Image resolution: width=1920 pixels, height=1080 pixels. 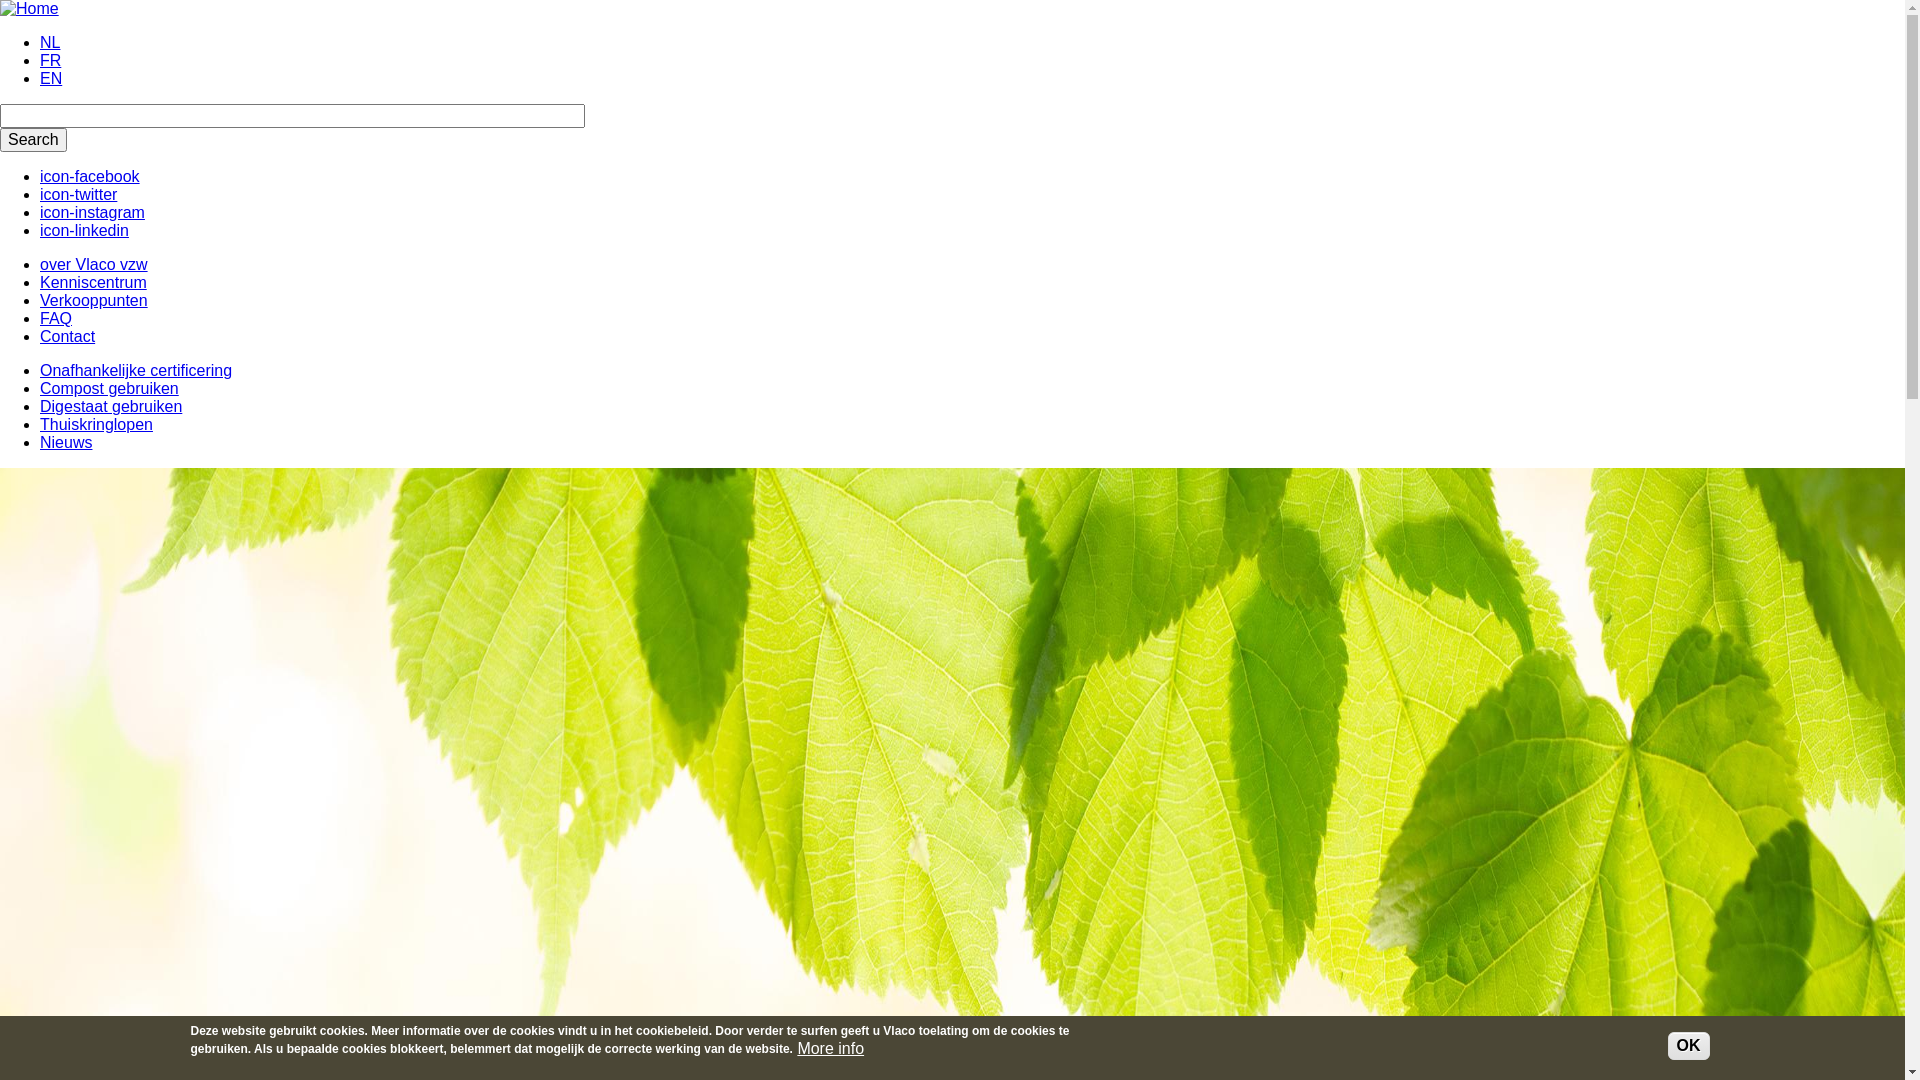 What do you see at coordinates (33, 138) in the screenshot?
I see `'Search'` at bounding box center [33, 138].